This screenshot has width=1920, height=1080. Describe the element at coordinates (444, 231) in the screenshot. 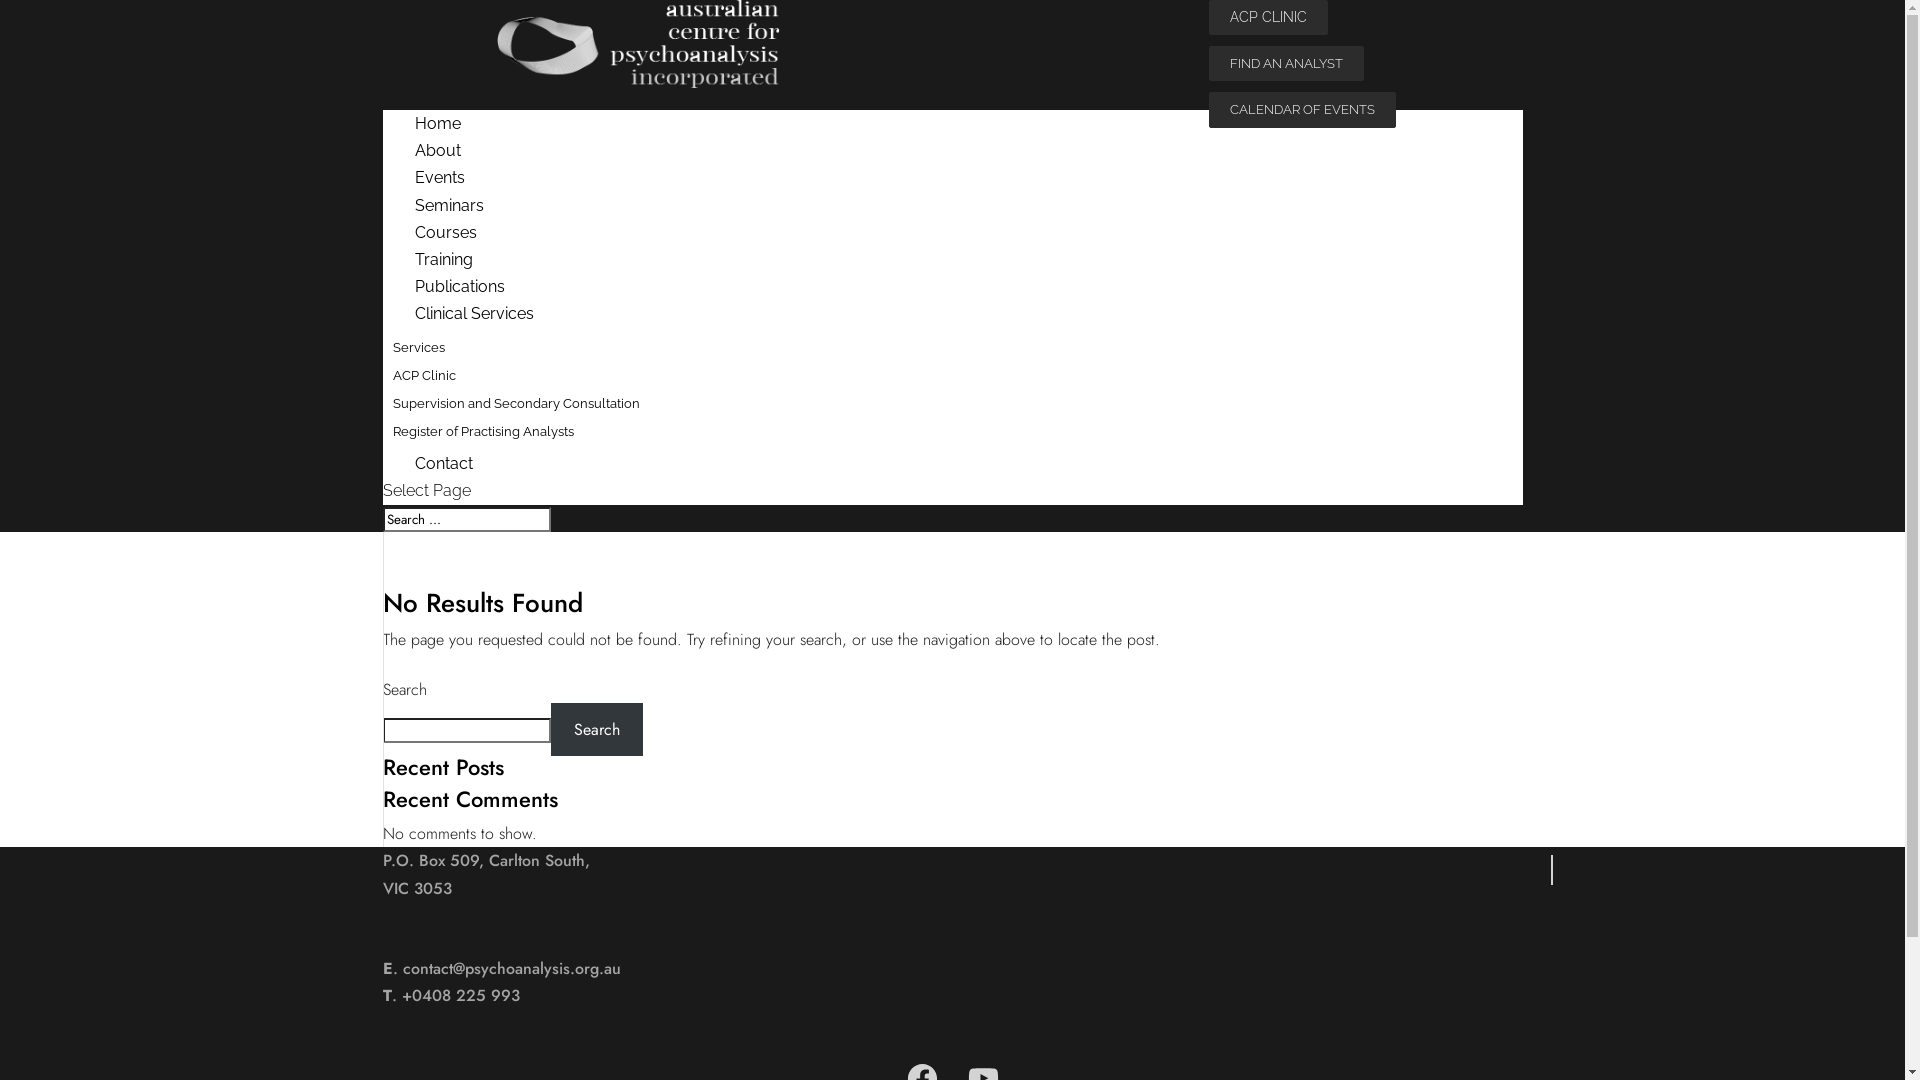

I see `'Courses'` at that location.